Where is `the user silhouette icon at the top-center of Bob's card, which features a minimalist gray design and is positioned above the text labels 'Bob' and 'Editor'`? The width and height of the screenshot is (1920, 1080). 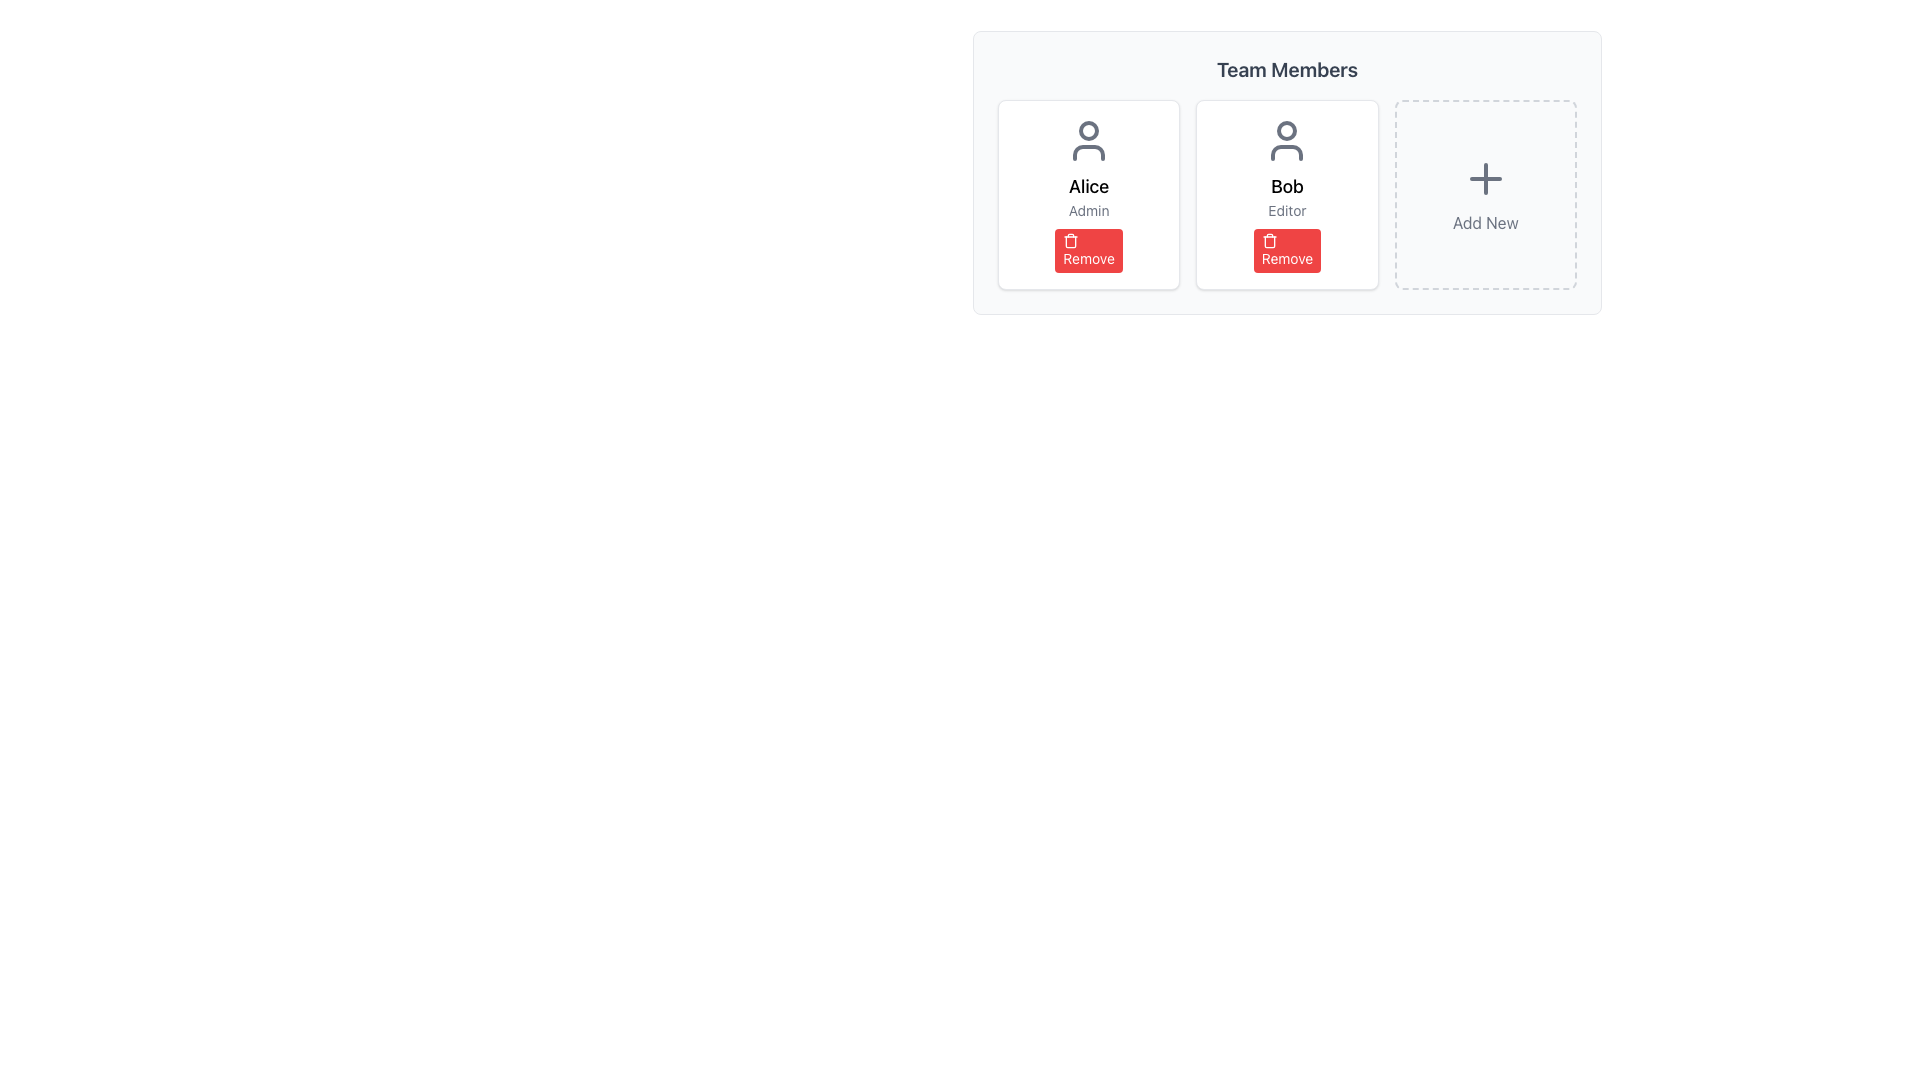
the user silhouette icon at the top-center of Bob's card, which features a minimalist gray design and is positioned above the text labels 'Bob' and 'Editor' is located at coordinates (1287, 140).